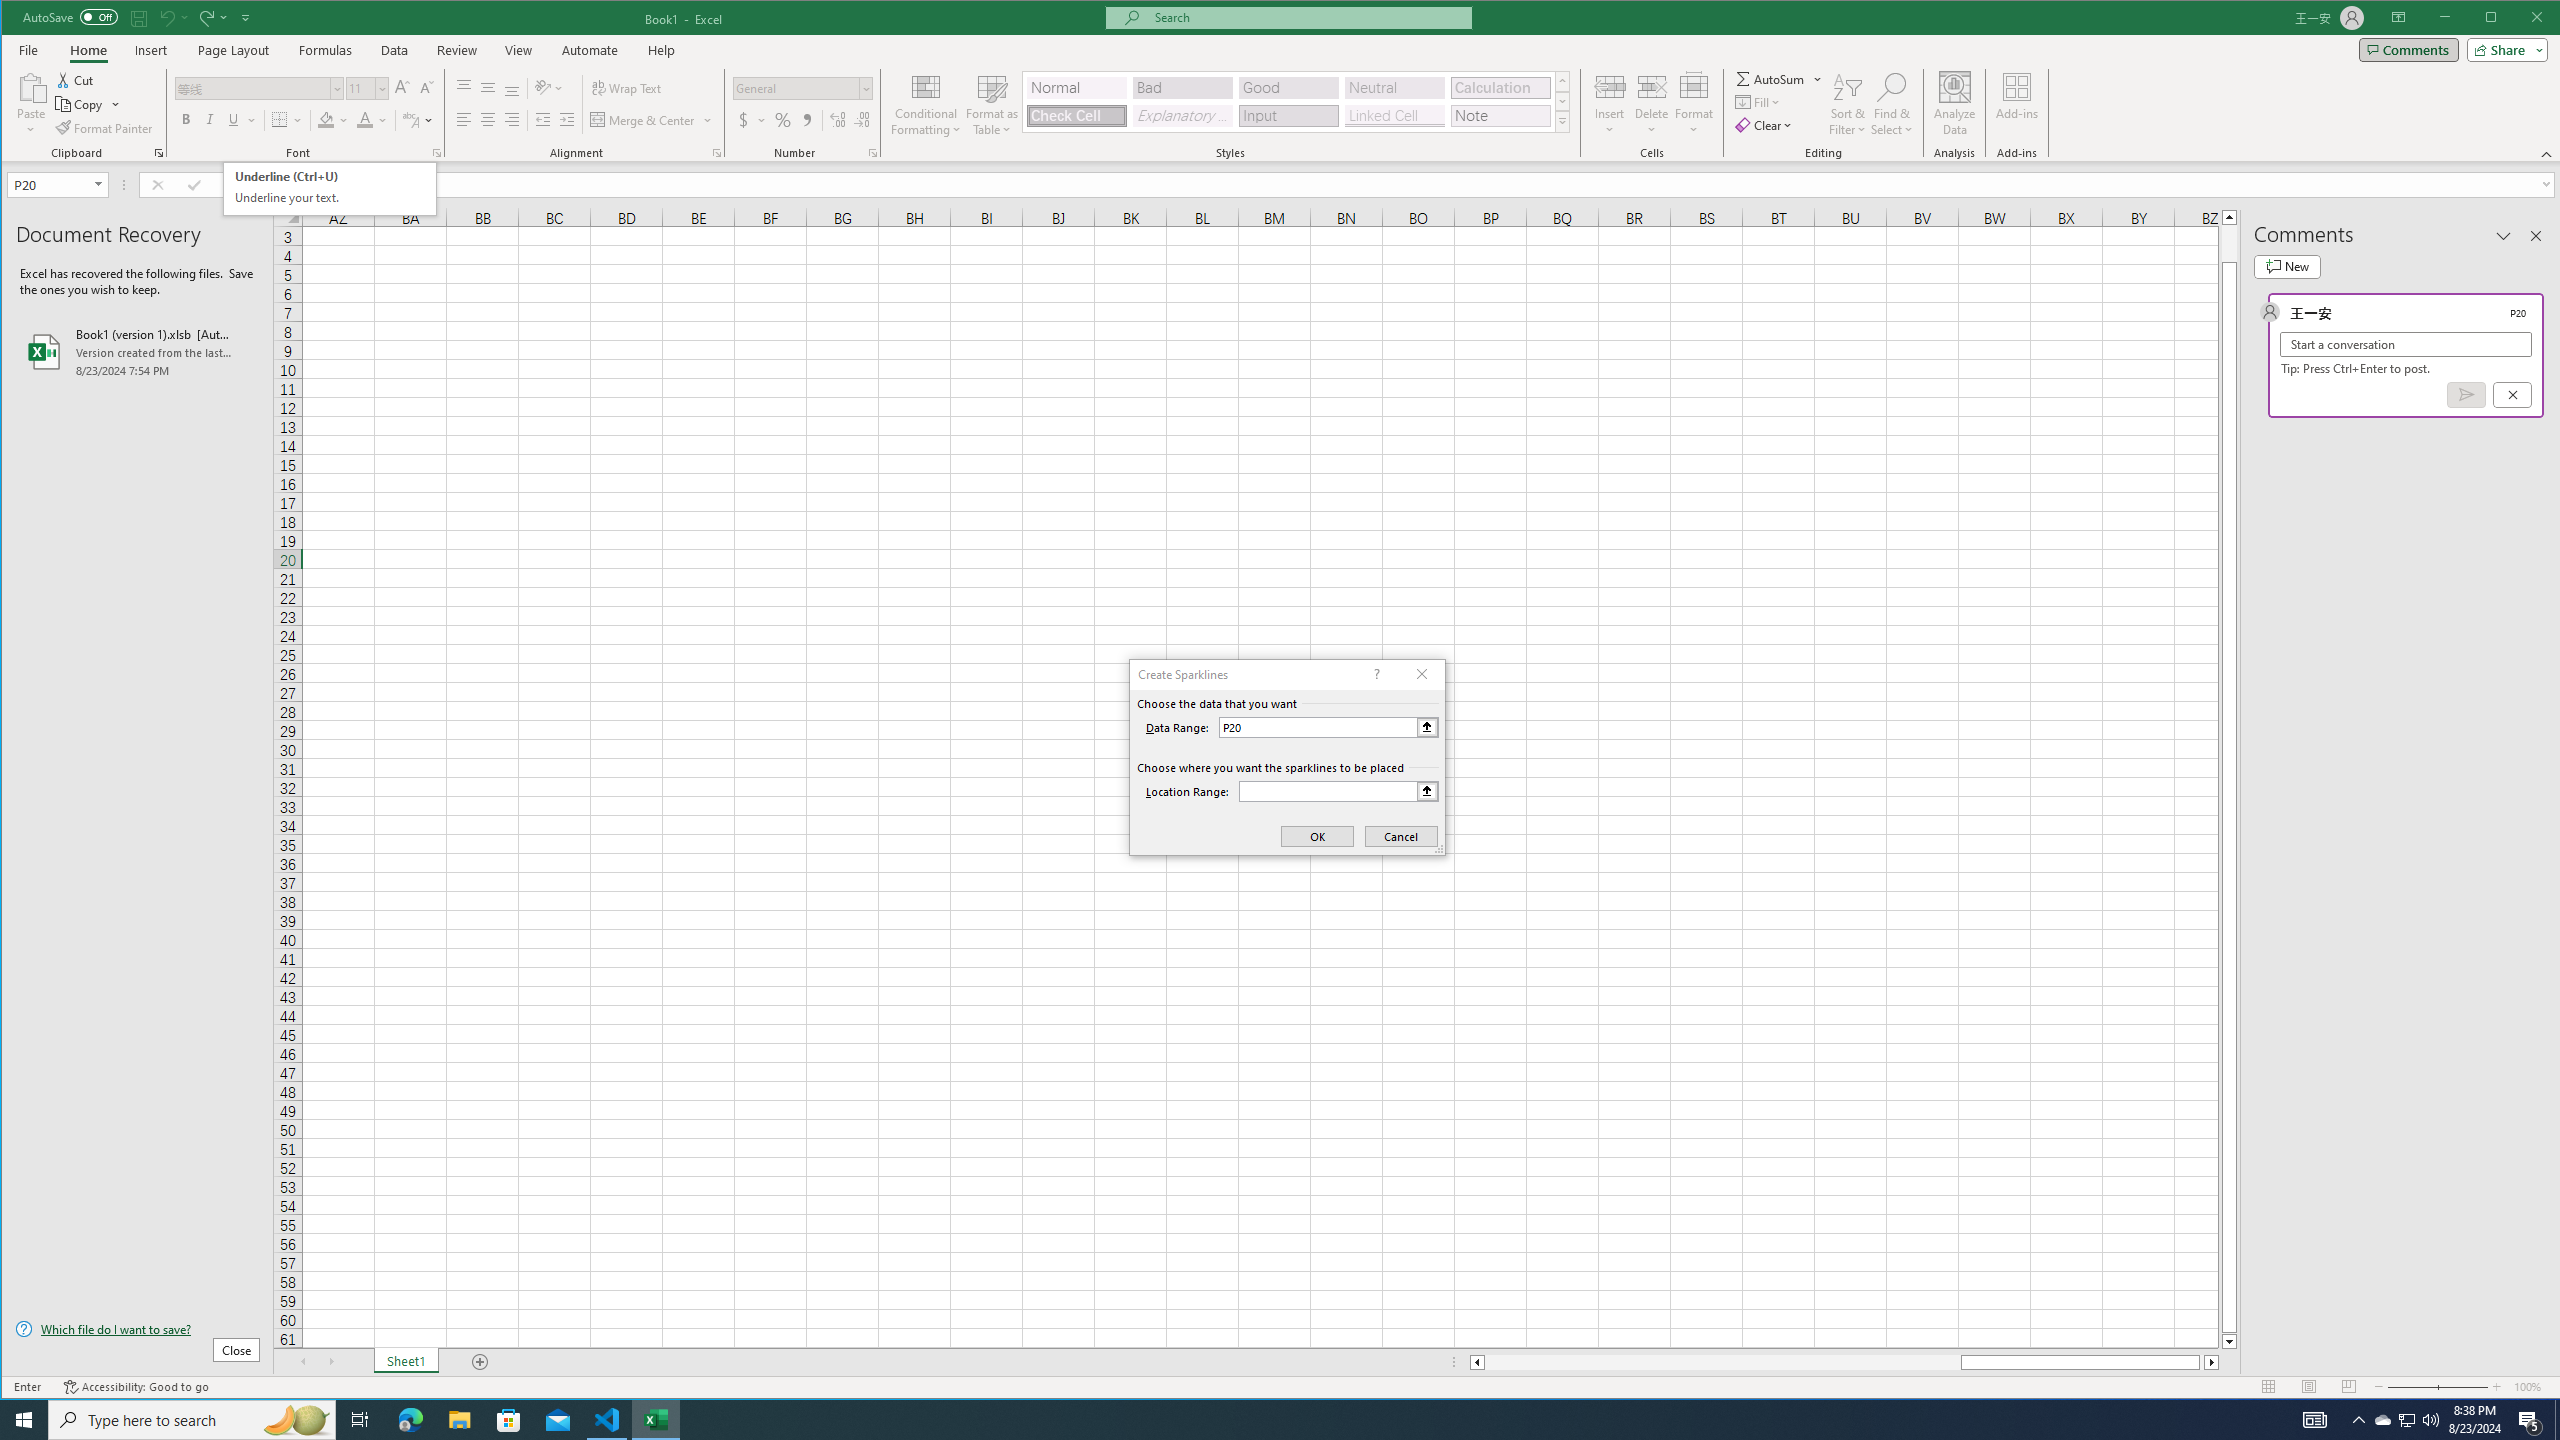 The height and width of the screenshot is (1440, 2560). Describe the element at coordinates (750, 119) in the screenshot. I see `'Accounting Number Format'` at that location.